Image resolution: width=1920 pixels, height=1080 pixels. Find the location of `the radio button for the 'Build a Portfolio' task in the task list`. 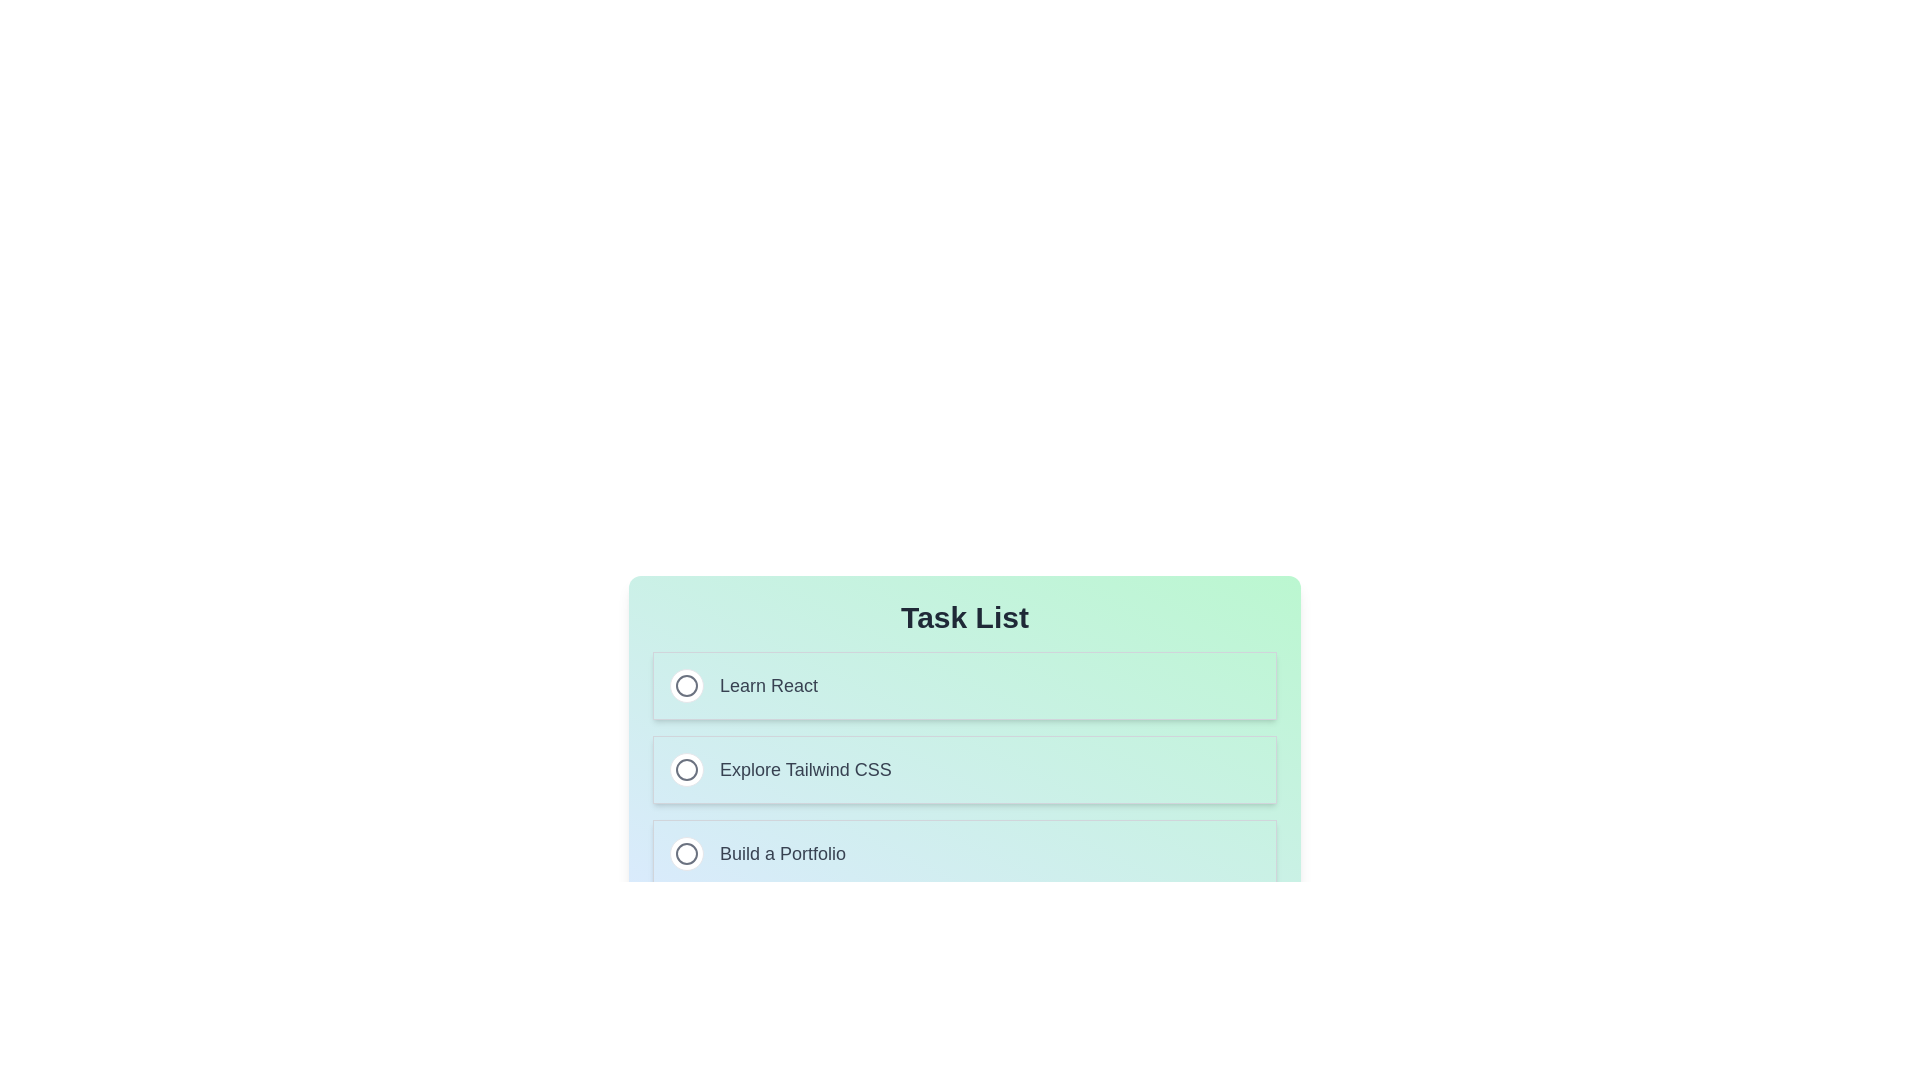

the radio button for the 'Build a Portfolio' task in the task list is located at coordinates (686, 853).